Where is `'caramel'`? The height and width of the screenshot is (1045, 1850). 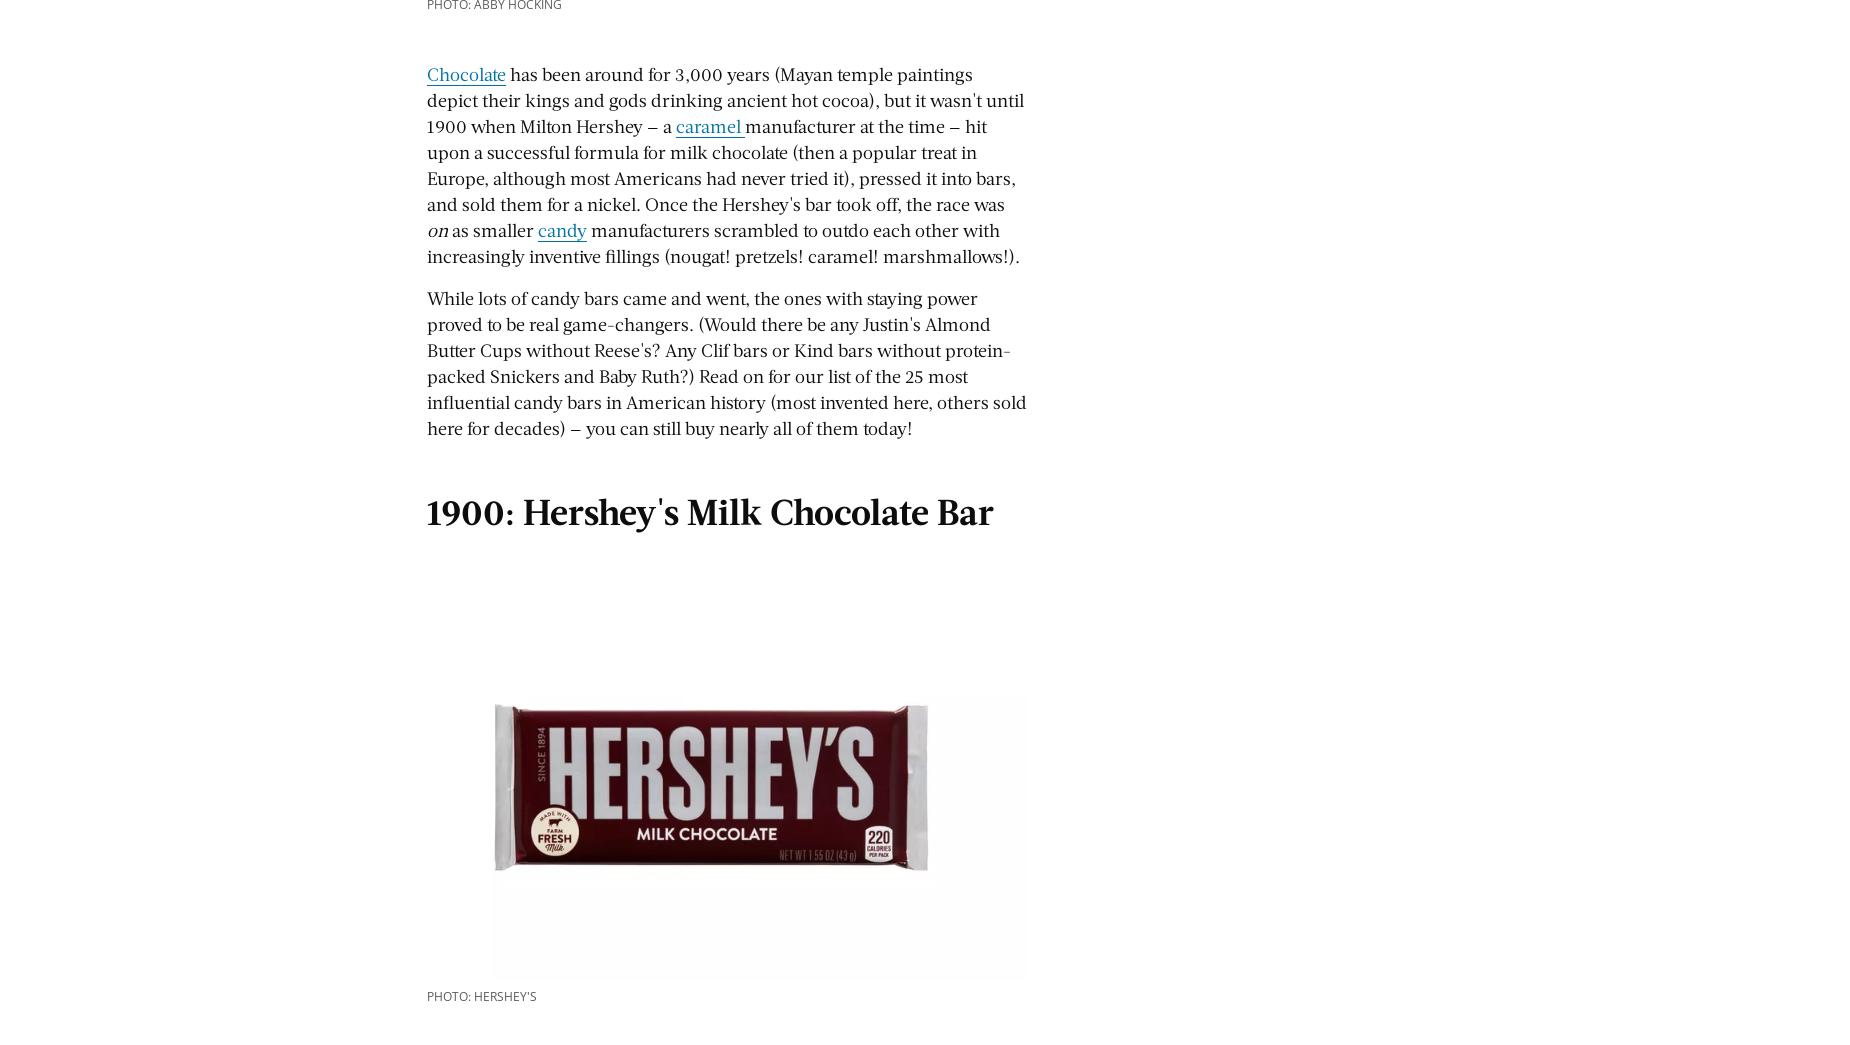 'caramel' is located at coordinates (710, 125).